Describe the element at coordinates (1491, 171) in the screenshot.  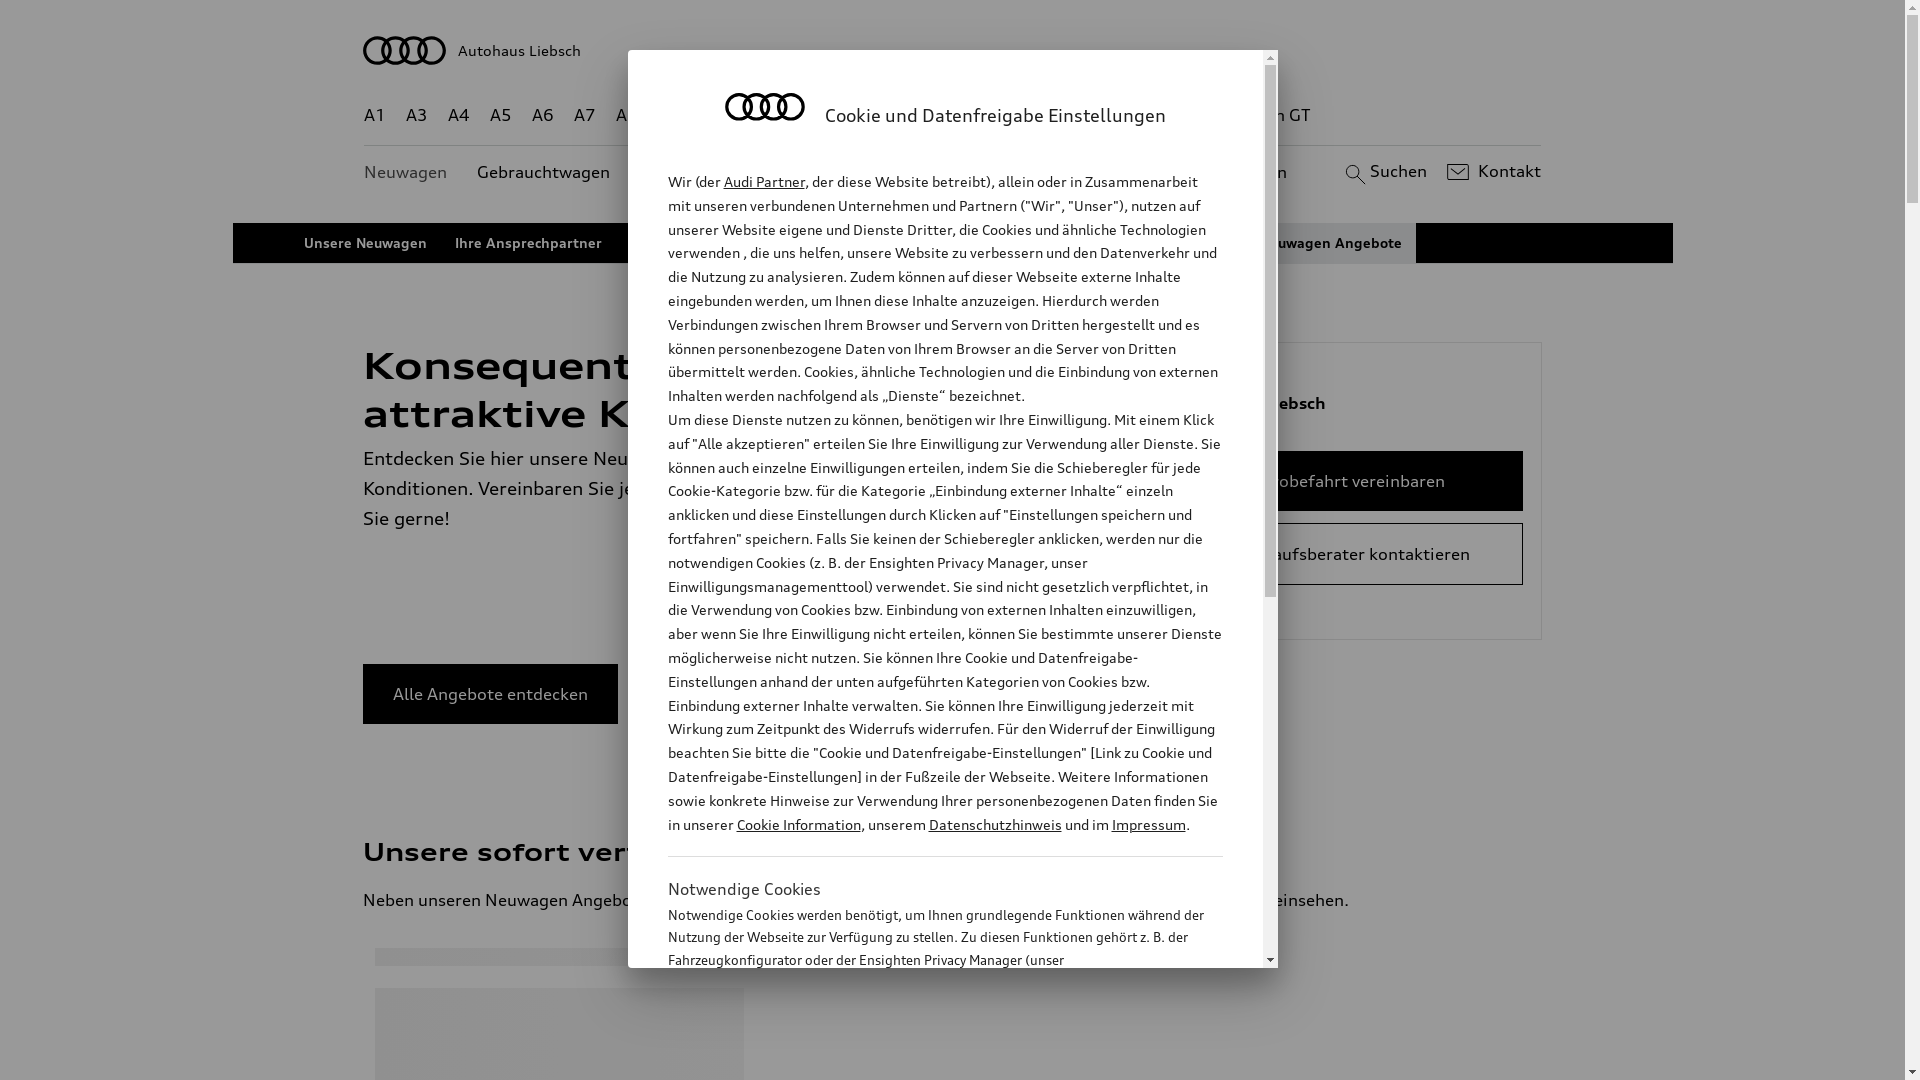
I see `'Kontakt'` at that location.